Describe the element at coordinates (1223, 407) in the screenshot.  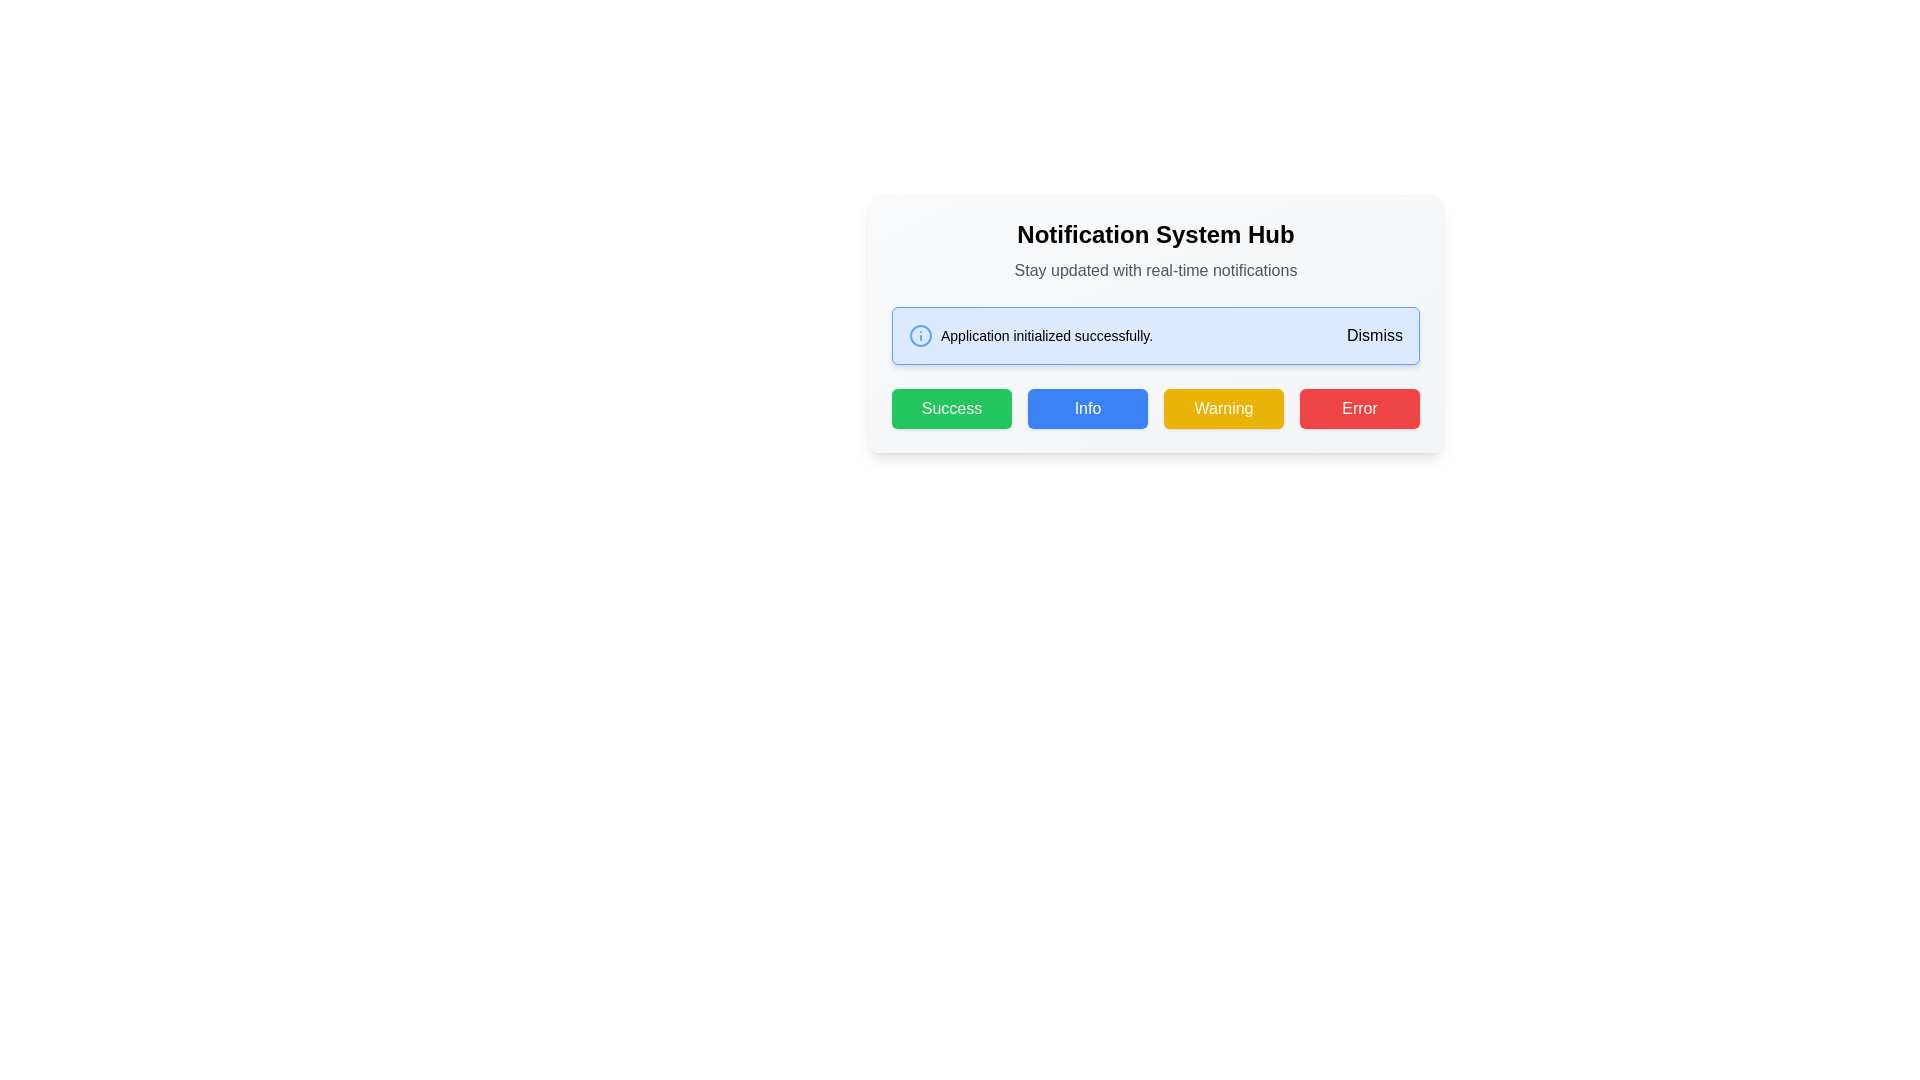
I see `the 'Warning' button, which is a rectangular button with rounded corners and a yellow background labeled in bold white text, located below the 'Notification System Hub'` at that location.